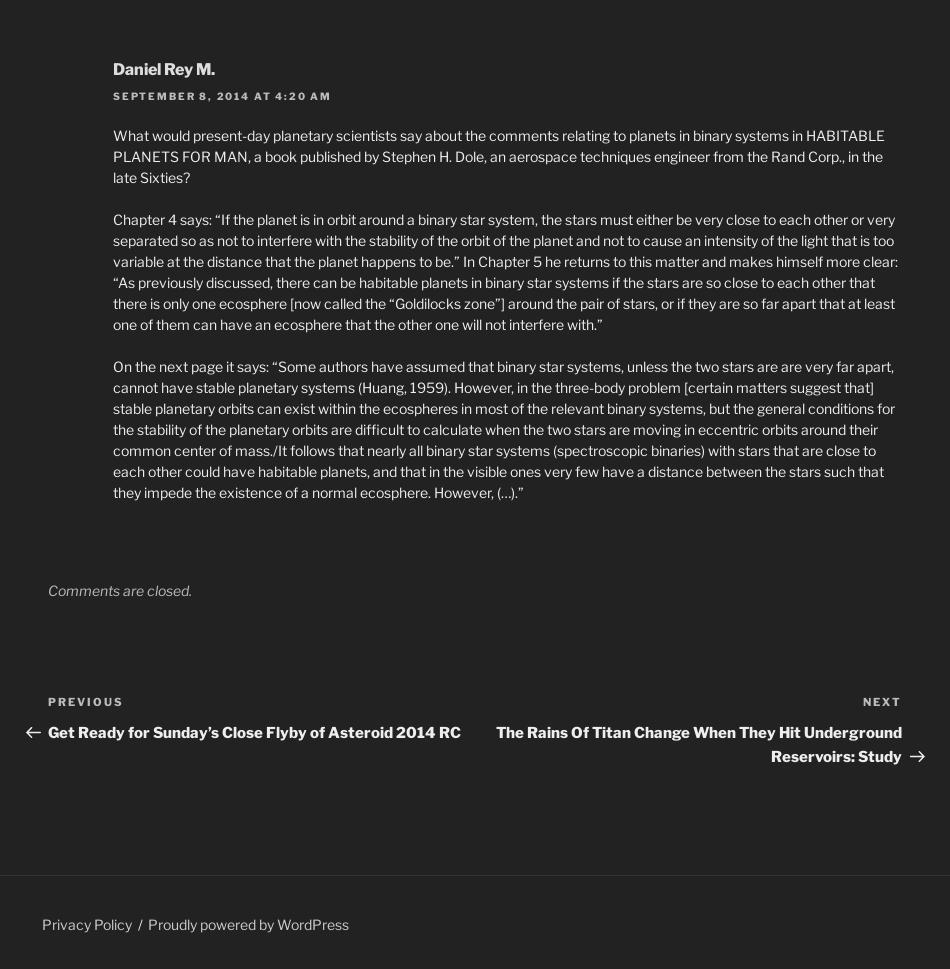  Describe the element at coordinates (505, 271) in the screenshot. I see `'Chapter 4 says: “If the planet is in orbit around a binary star system, the stars must either be very close to each other or very separated so as not to interfere with the stability of the orbit of the planet and not to cause an intensity of the light that is too variable at the distance that the planet happens to be.” In Chapter 5 he returns to this matter and makes himself more clear: “As previously discussed, there can be habitable planets in binary star systems if the stars are so close to each other that there is only one ecosphere [now called the “Goldilocks zone”] around the pair of stars, or if they are so far apart that at least one of them can have an ecosphere that the other one will not interfere with.”'` at that location.